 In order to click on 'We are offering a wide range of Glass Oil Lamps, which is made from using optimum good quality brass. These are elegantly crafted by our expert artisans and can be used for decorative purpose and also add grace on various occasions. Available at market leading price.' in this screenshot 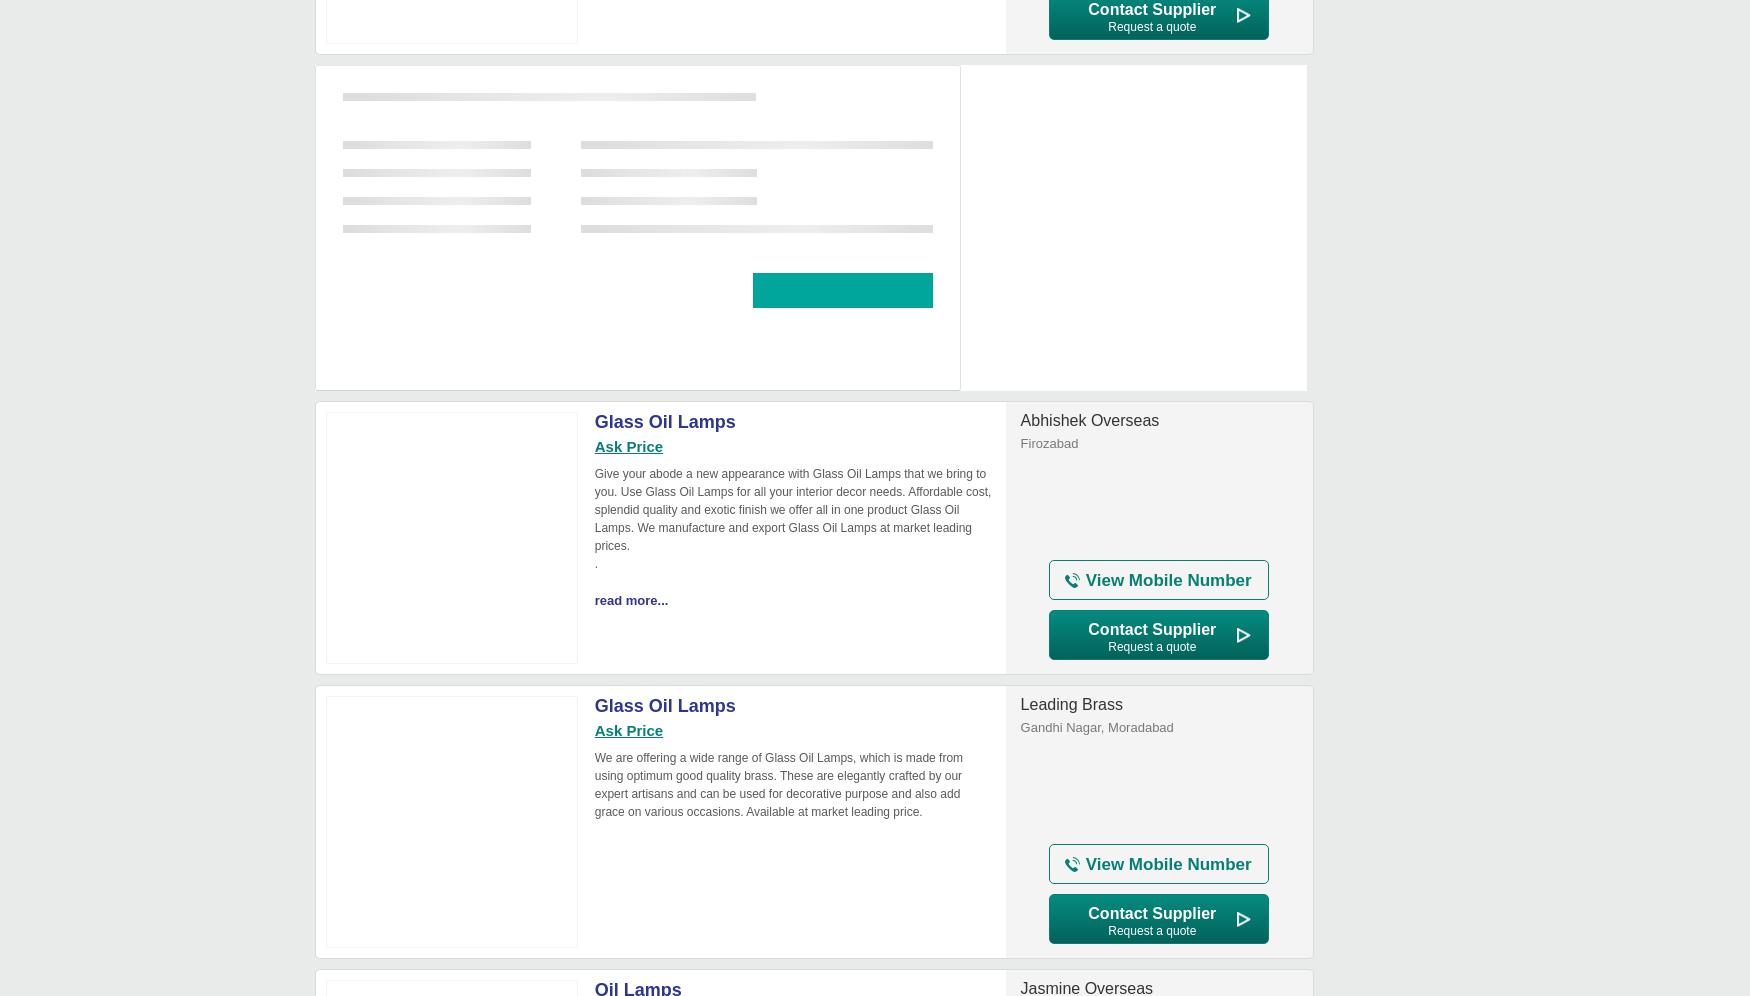, I will do `click(777, 785)`.